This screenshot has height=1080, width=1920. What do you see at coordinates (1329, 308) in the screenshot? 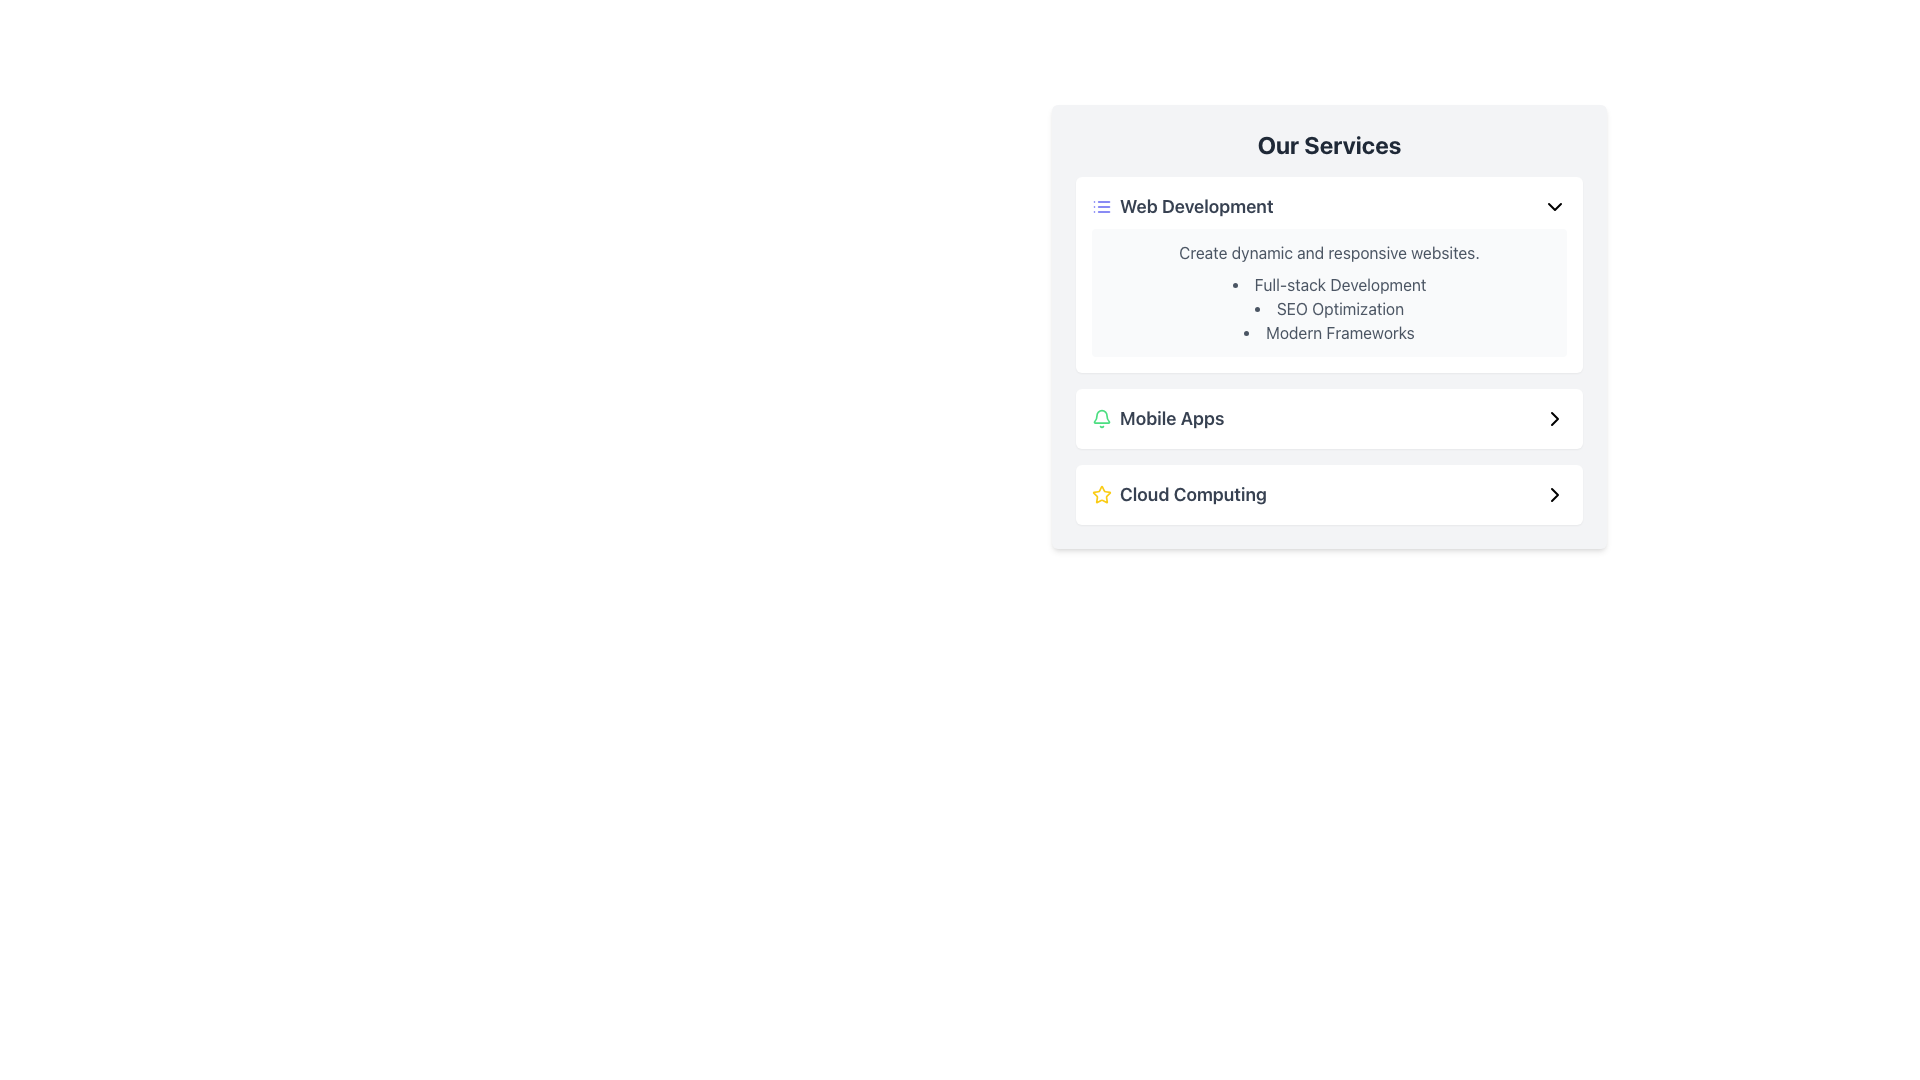
I see `the bulleted list in the 'Web Development' section that includes items such as 'Full-stack Development', 'SEO Optimization', and 'Modern Frameworks'` at bounding box center [1329, 308].